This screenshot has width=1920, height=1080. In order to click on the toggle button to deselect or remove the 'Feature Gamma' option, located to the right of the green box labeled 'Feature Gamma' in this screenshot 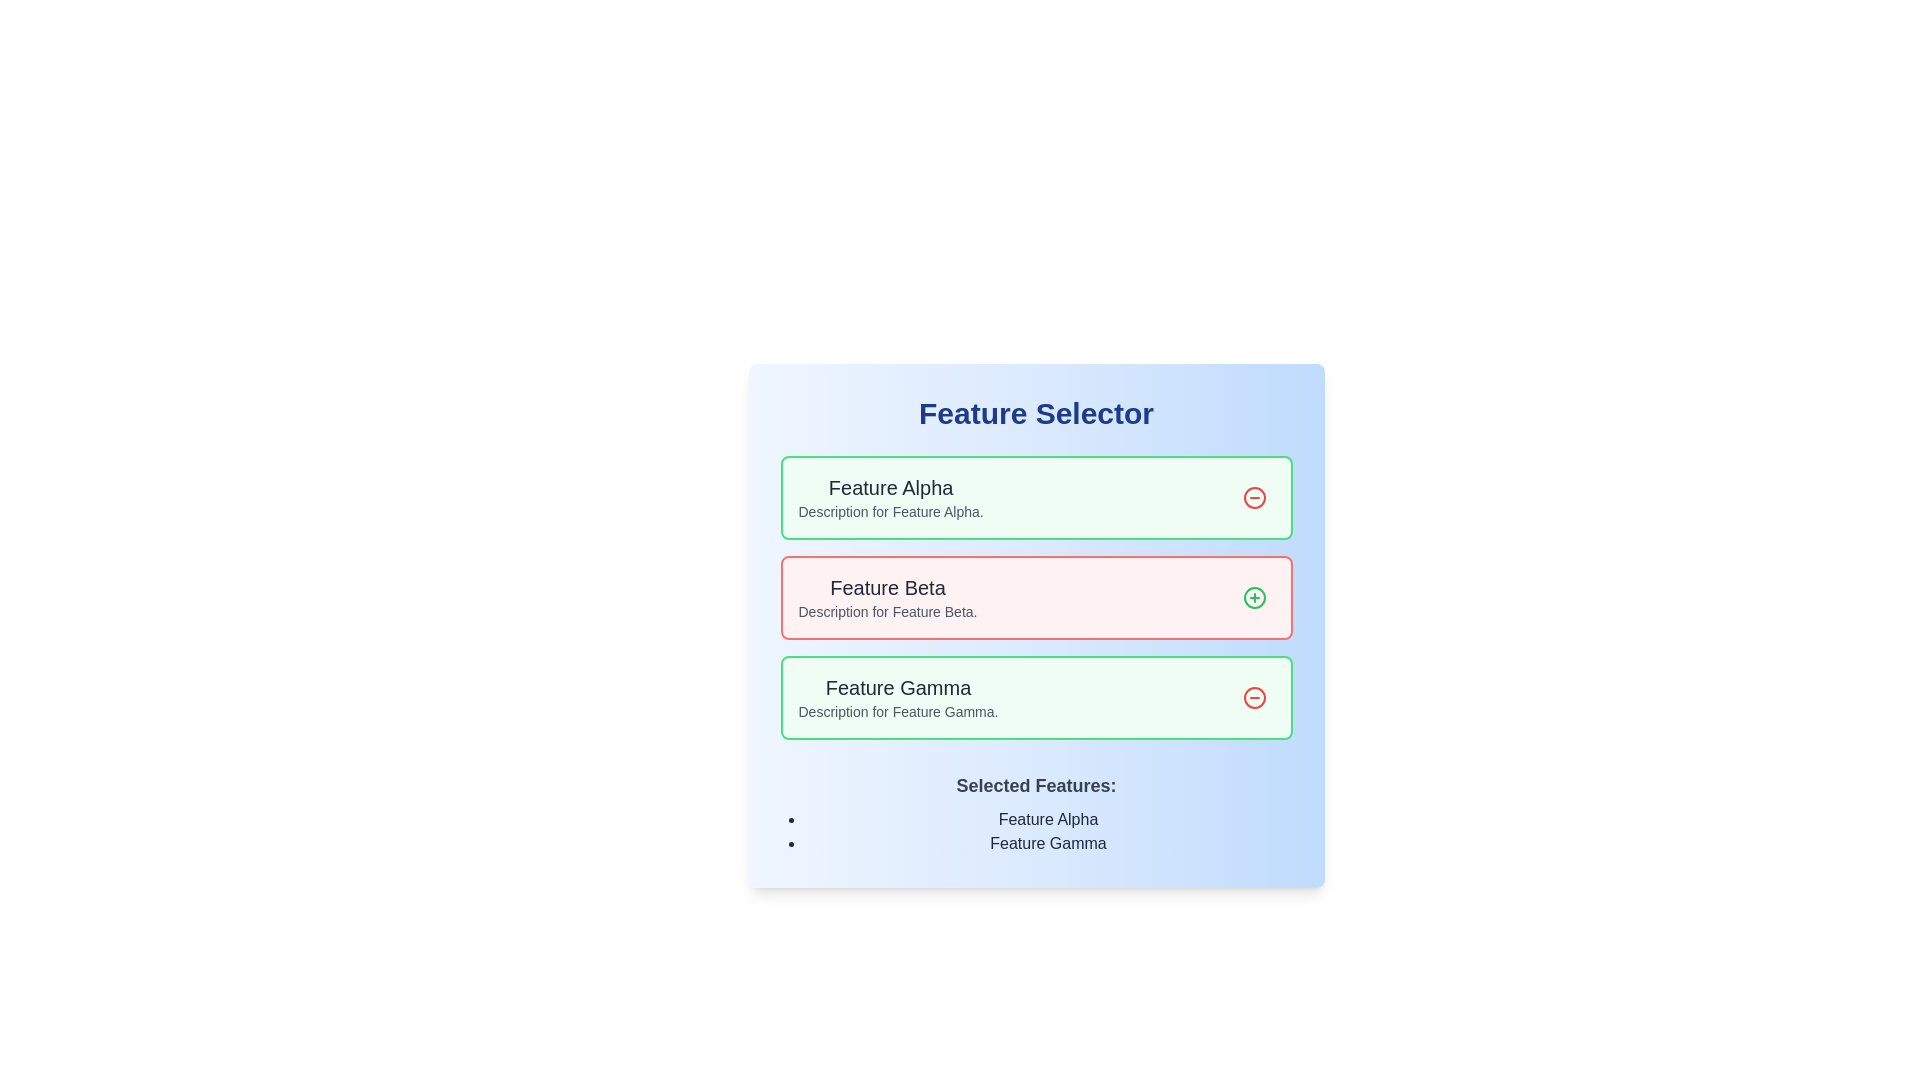, I will do `click(1253, 697)`.